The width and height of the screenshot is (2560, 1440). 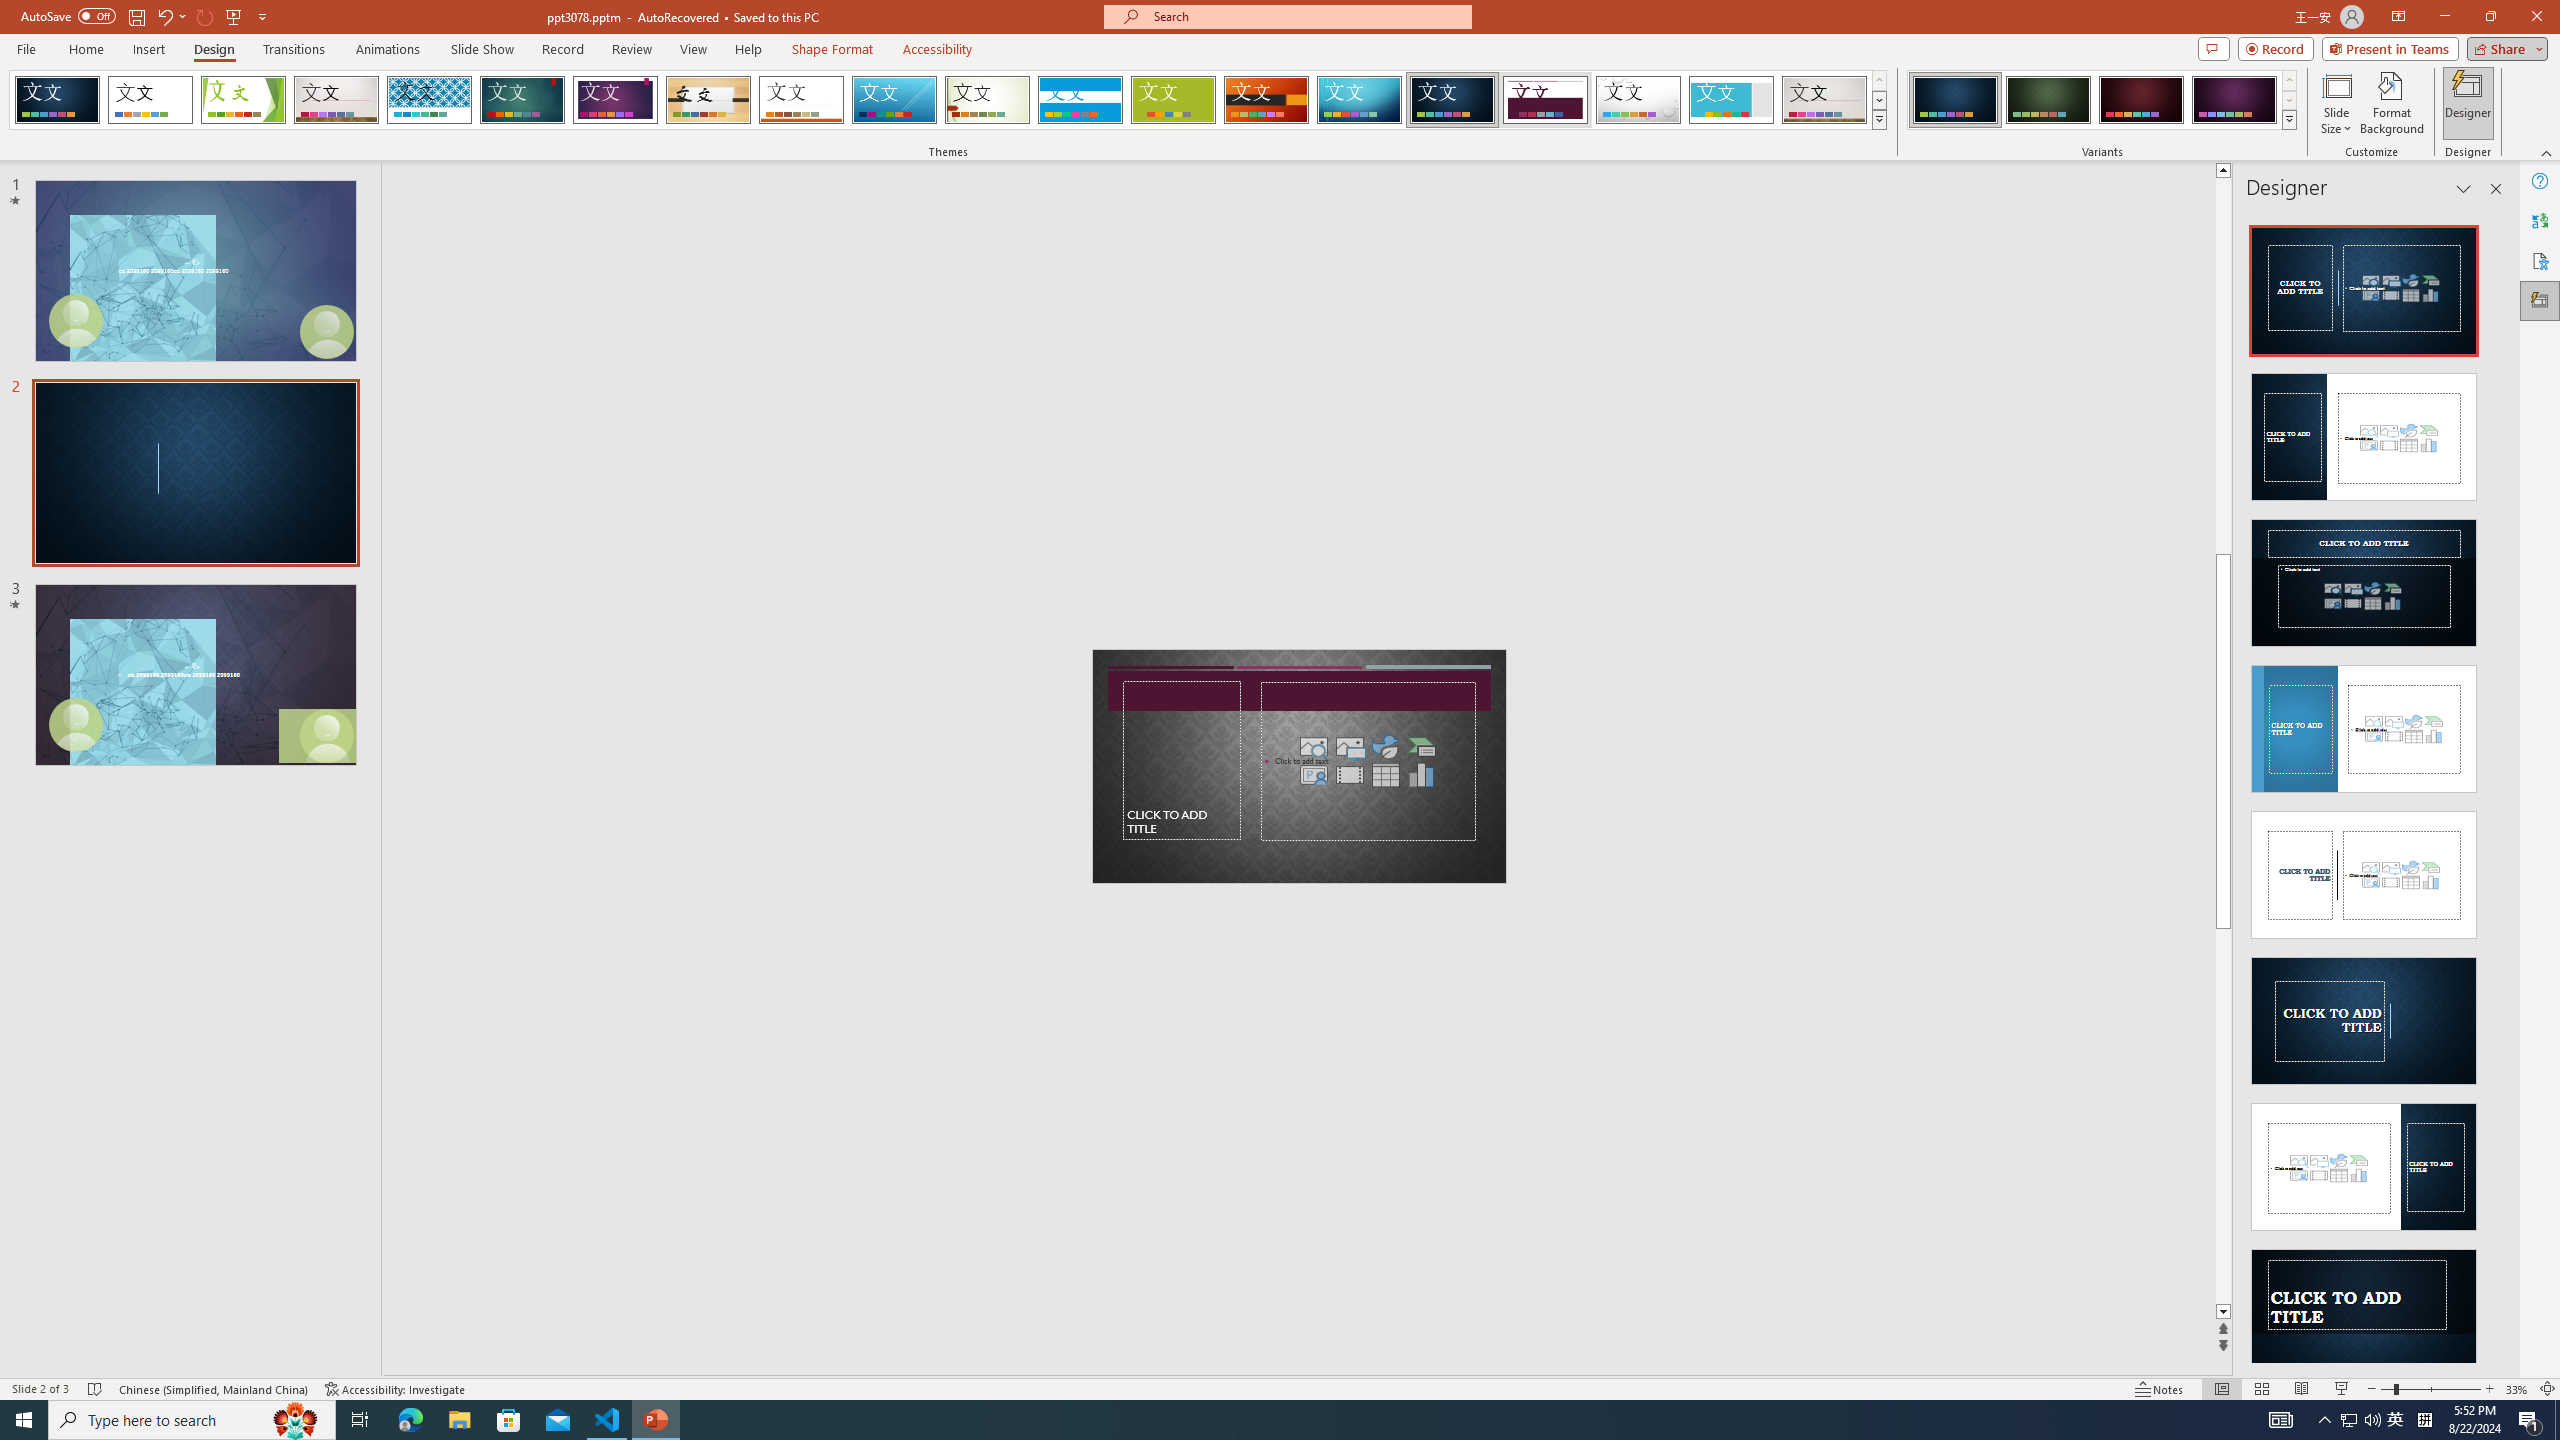 What do you see at coordinates (2287, 118) in the screenshot?
I see `'Variants'` at bounding box center [2287, 118].